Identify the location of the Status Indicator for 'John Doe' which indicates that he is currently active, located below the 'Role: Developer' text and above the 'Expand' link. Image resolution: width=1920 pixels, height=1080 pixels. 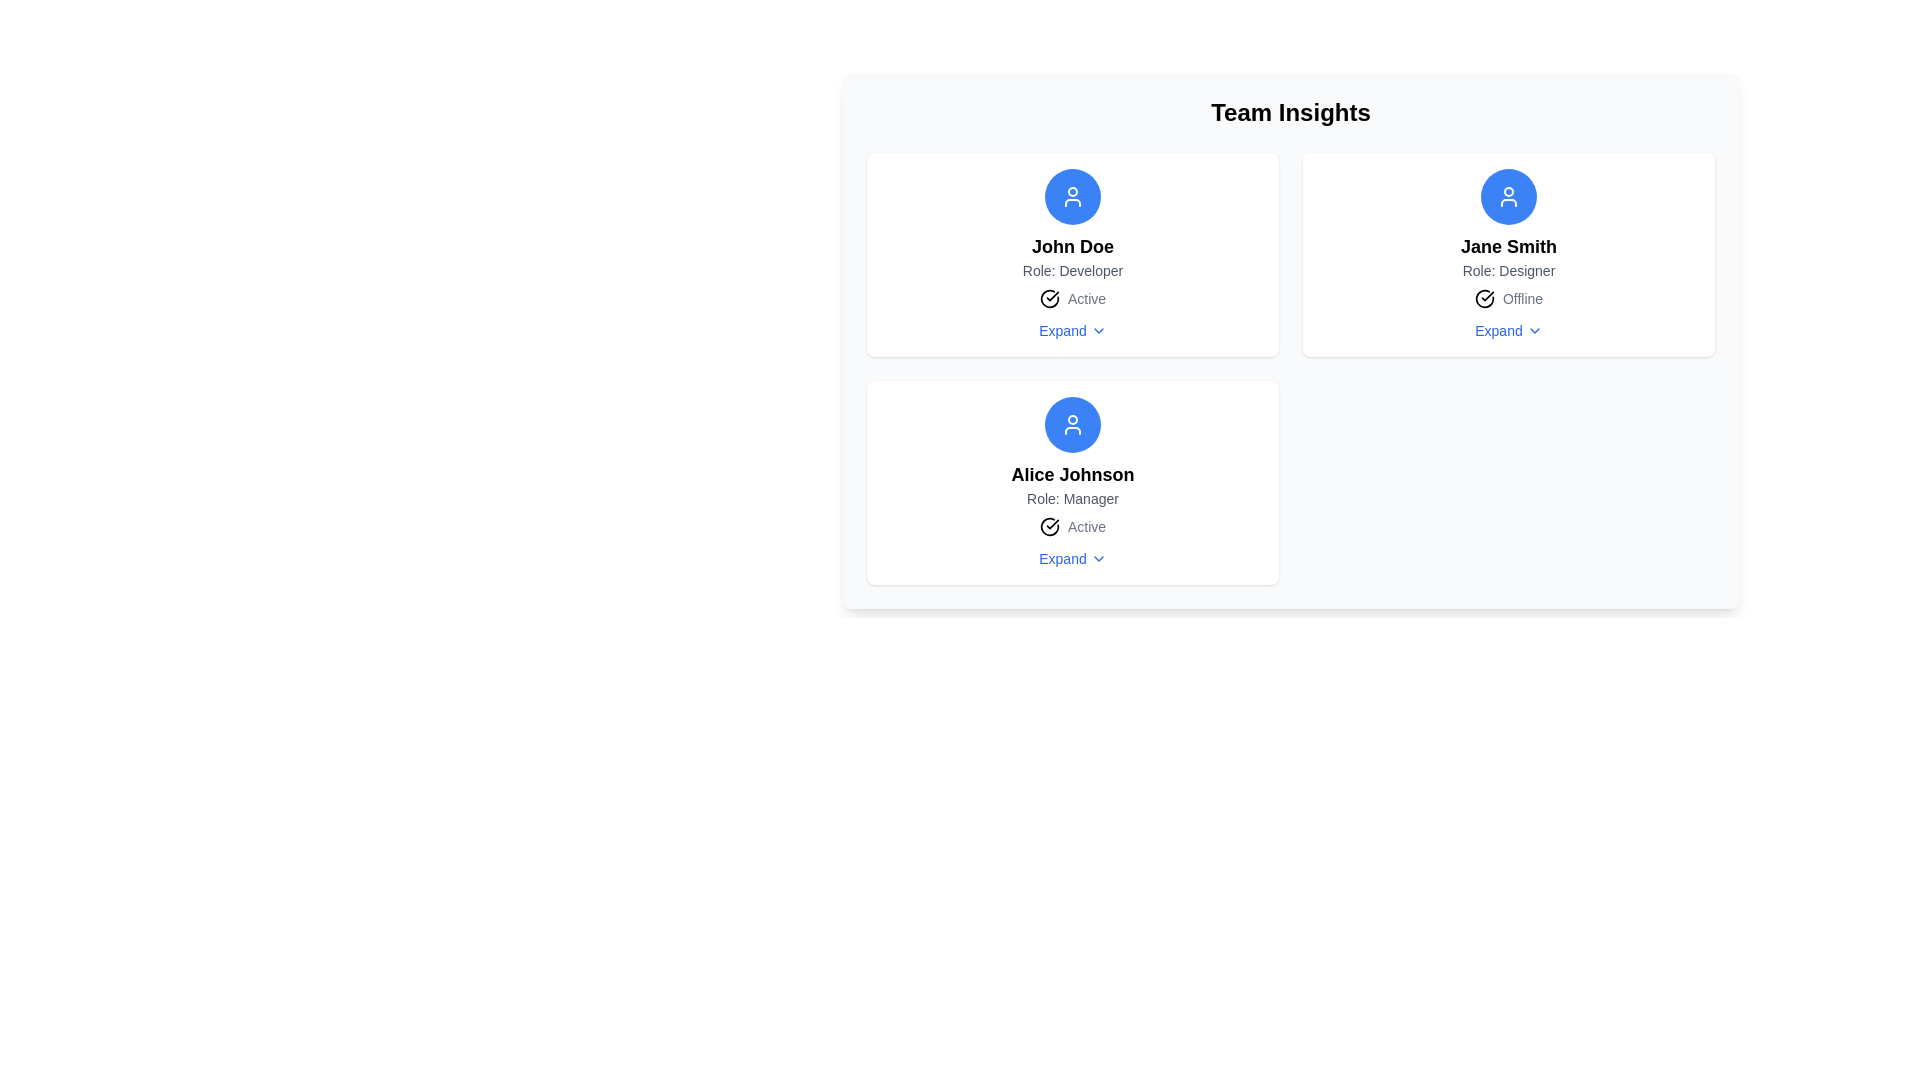
(1072, 299).